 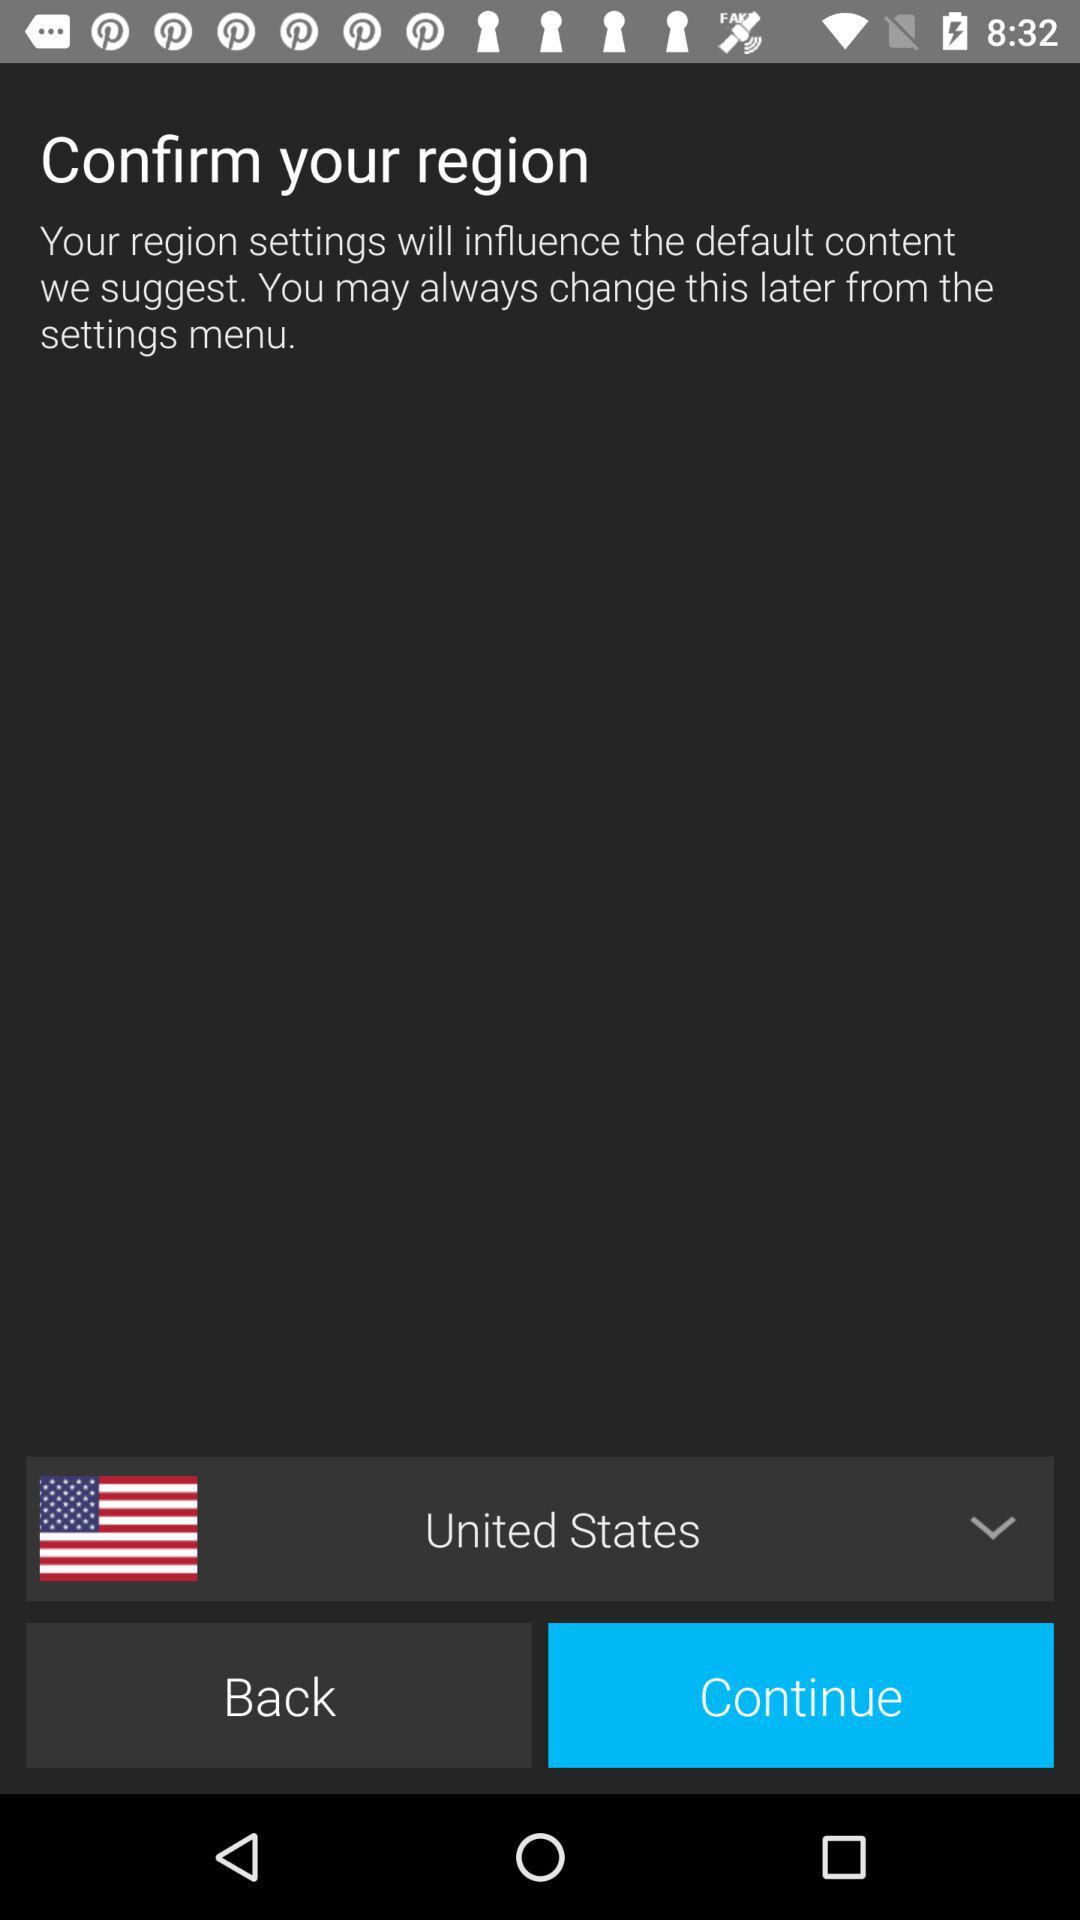 What do you see at coordinates (278, 1694) in the screenshot?
I see `the back item` at bounding box center [278, 1694].